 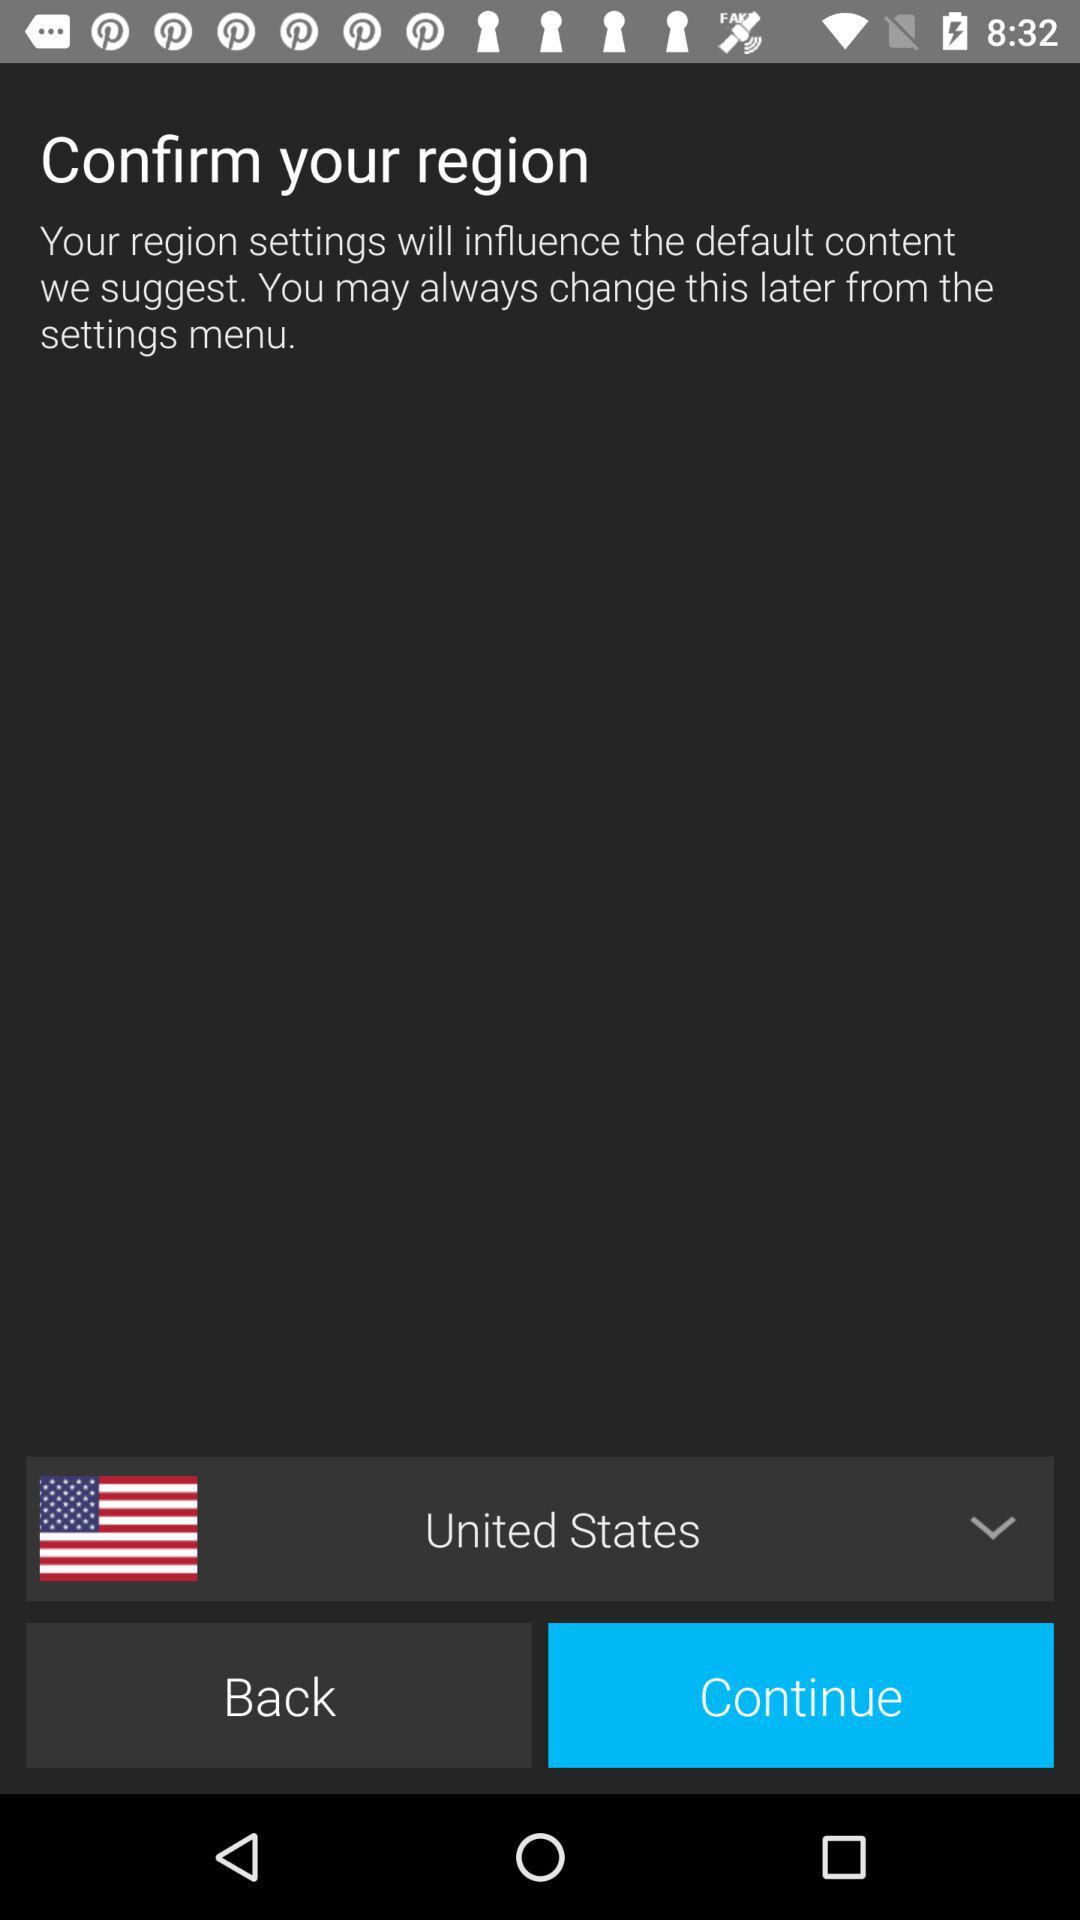 What do you see at coordinates (278, 1694) in the screenshot?
I see `the back item` at bounding box center [278, 1694].